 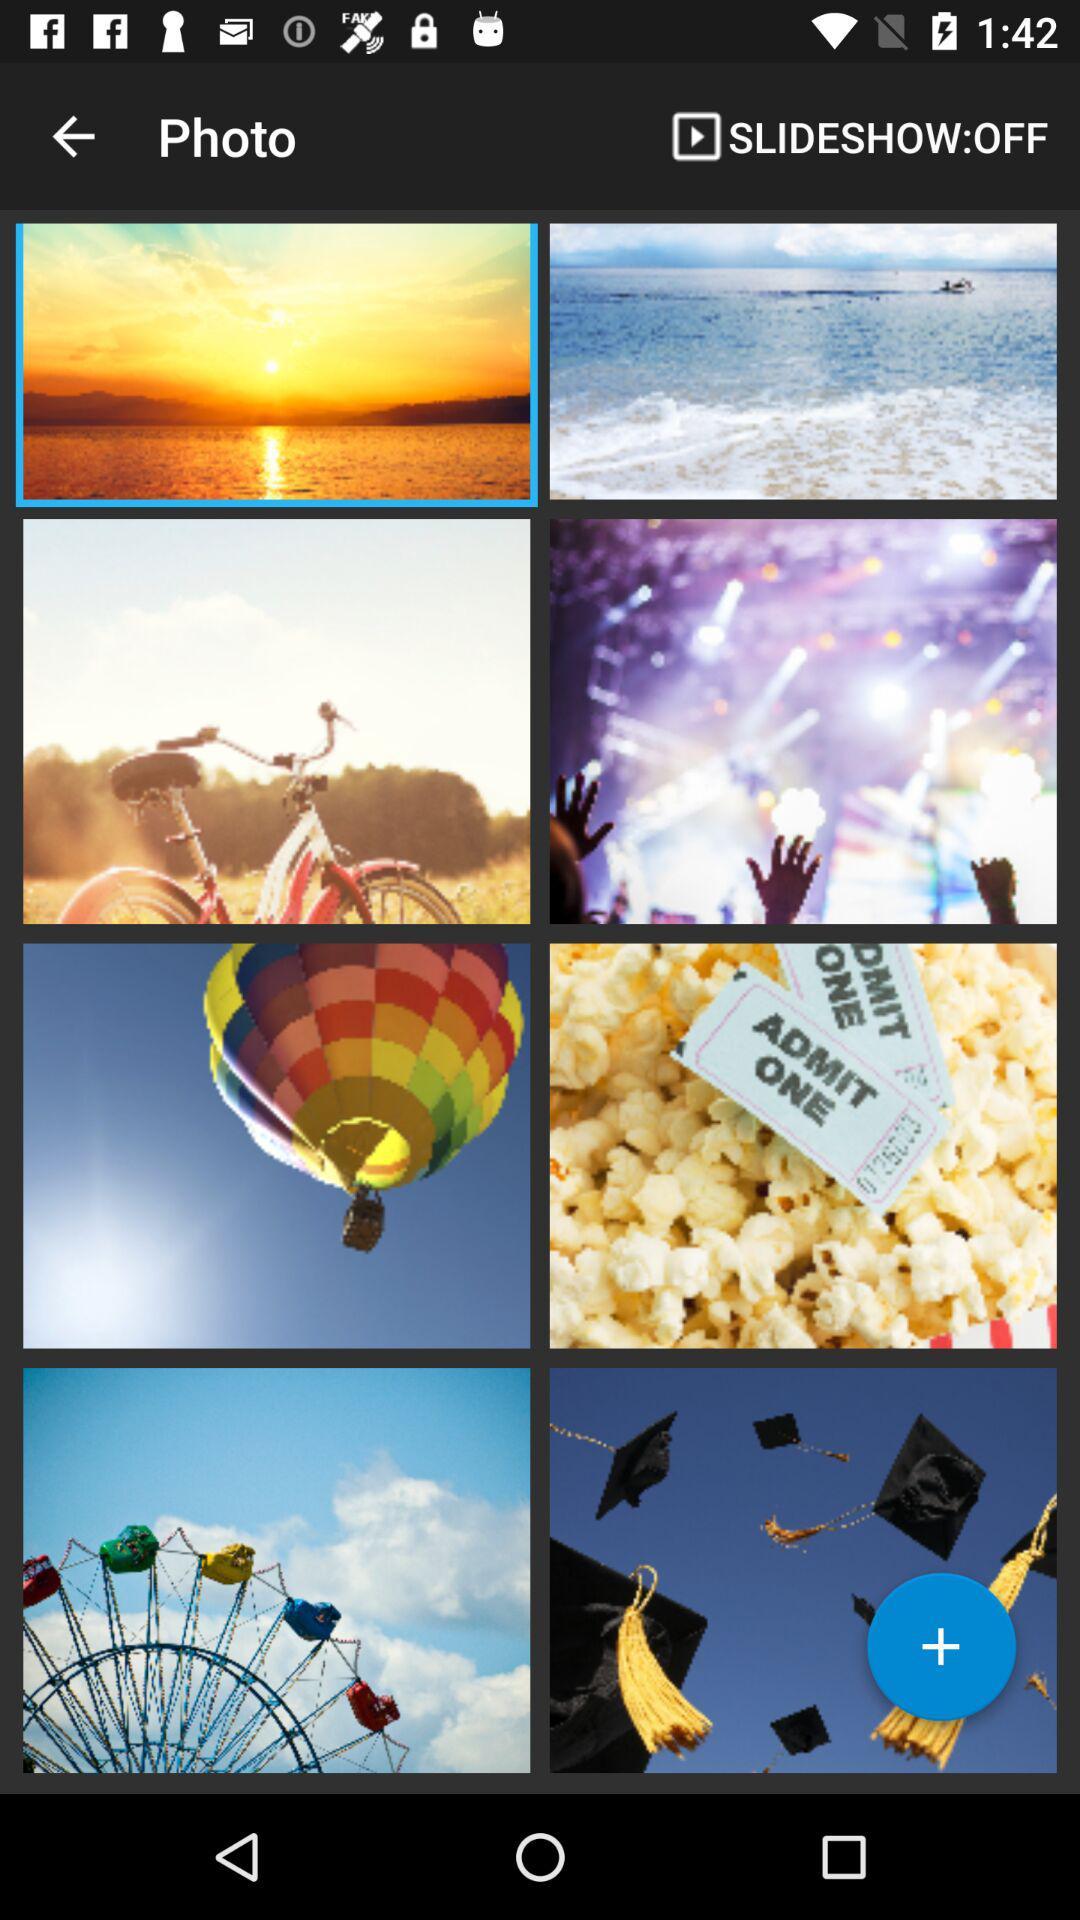 What do you see at coordinates (72, 135) in the screenshot?
I see `icon next to photo app` at bounding box center [72, 135].